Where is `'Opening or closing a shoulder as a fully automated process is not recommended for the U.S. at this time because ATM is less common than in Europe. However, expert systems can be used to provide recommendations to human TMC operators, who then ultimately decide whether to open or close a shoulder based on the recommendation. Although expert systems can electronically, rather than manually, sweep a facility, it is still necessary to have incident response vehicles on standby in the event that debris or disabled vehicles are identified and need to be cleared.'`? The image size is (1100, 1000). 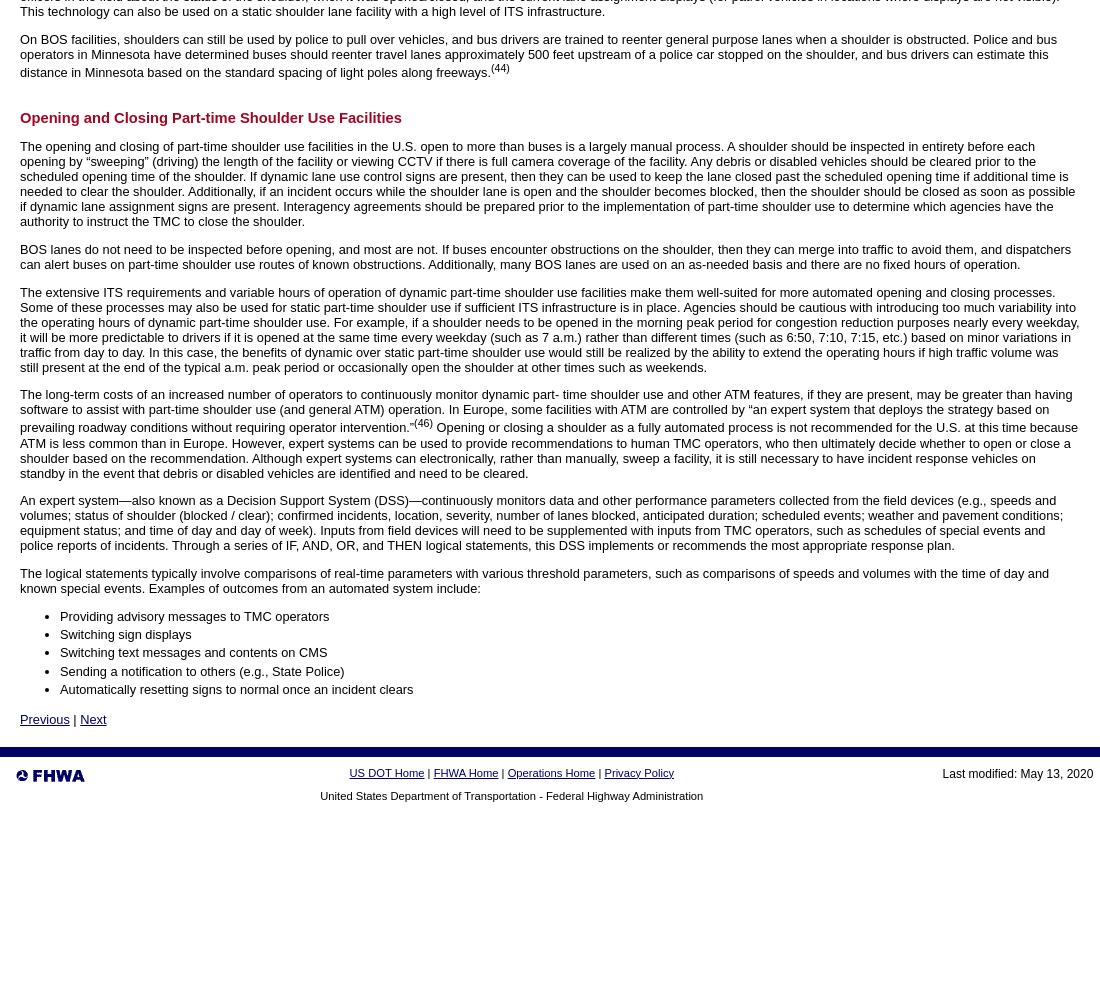
'Opening or closing a shoulder as a fully automated process is not recommended for the U.S. at this time because ATM is less common than in Europe. However, expert systems can be used to provide recommendations to human TMC operators, who then ultimately decide whether to open or close a shoulder based on the recommendation. Although expert systems can electronically, rather than manually, sweep a facility, it is still necessary to have incident response vehicles on standby in the event that debris or disabled vehicles are identified and need to be cleared.' is located at coordinates (549, 449).